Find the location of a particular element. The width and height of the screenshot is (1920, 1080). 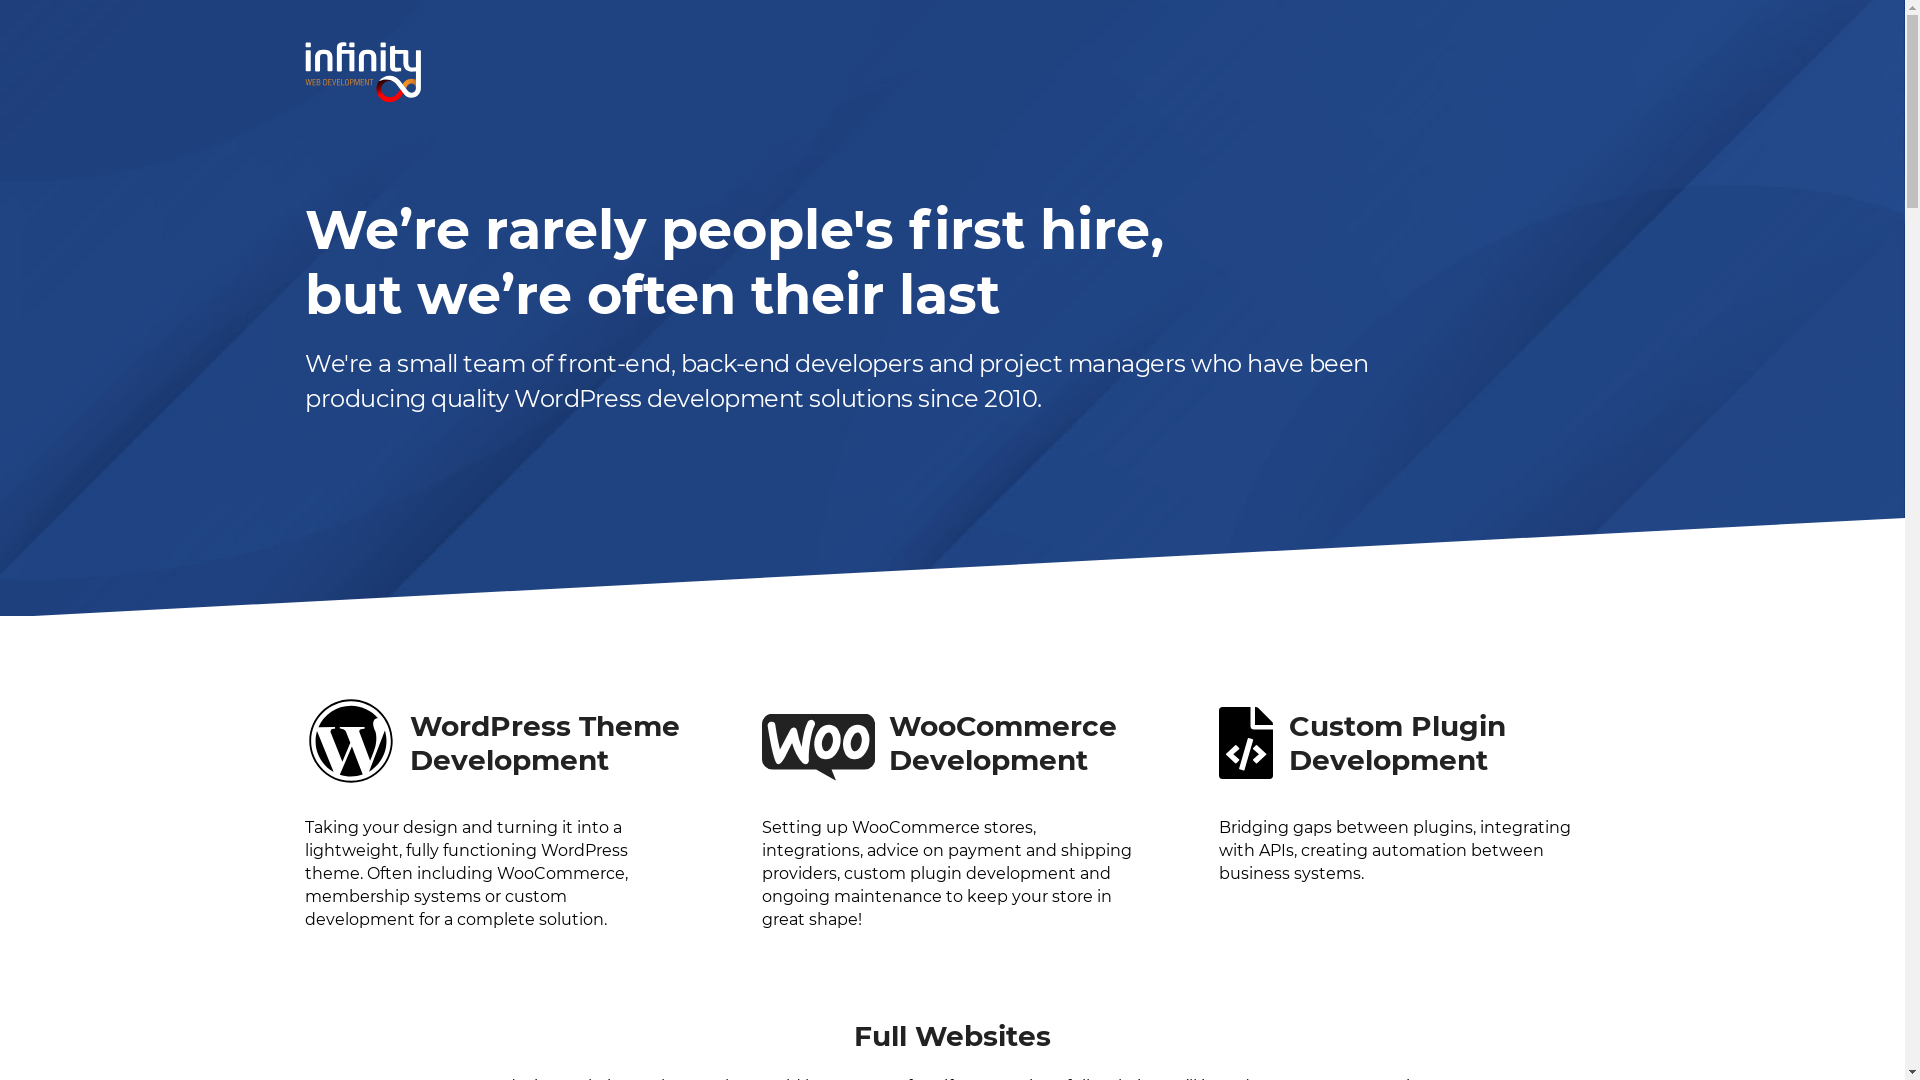

'Infinity Web Development' is located at coordinates (363, 71).